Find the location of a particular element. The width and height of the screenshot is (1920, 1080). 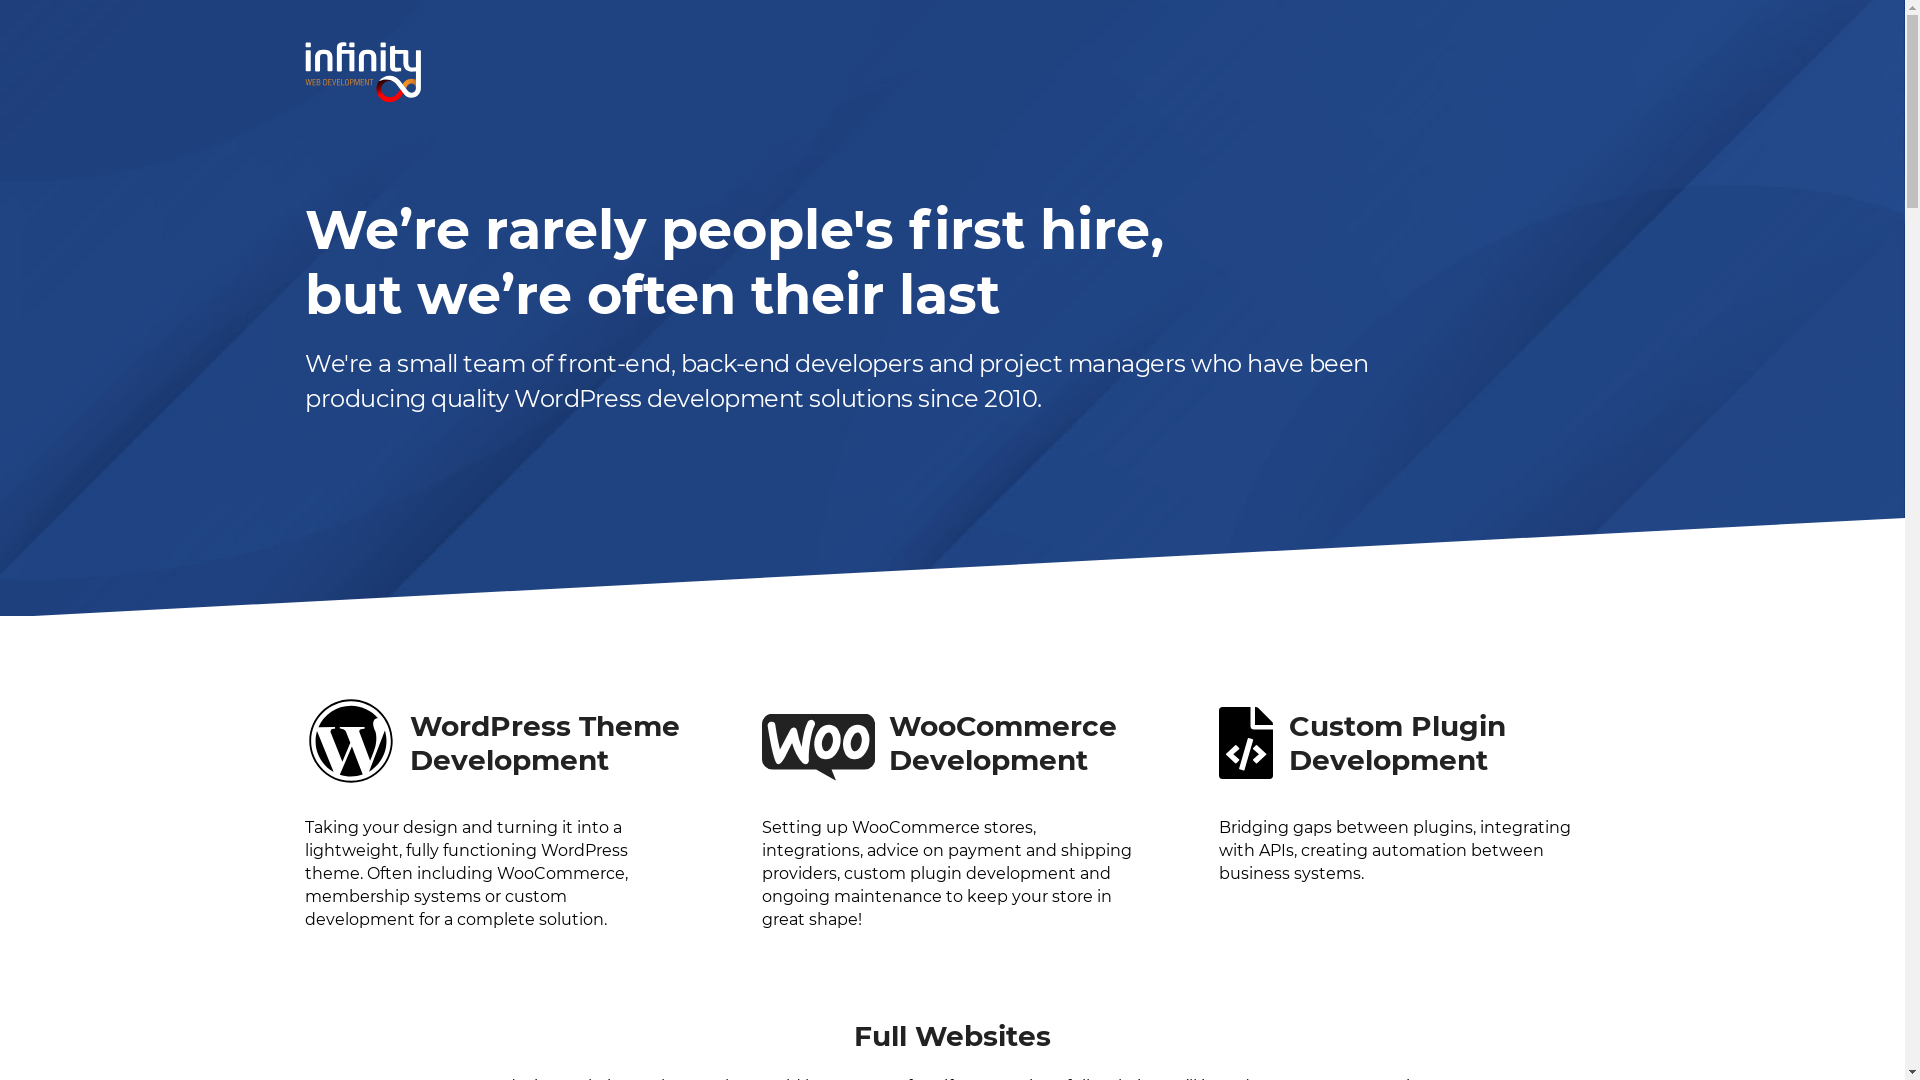

'Infinity Web Development' is located at coordinates (363, 71).